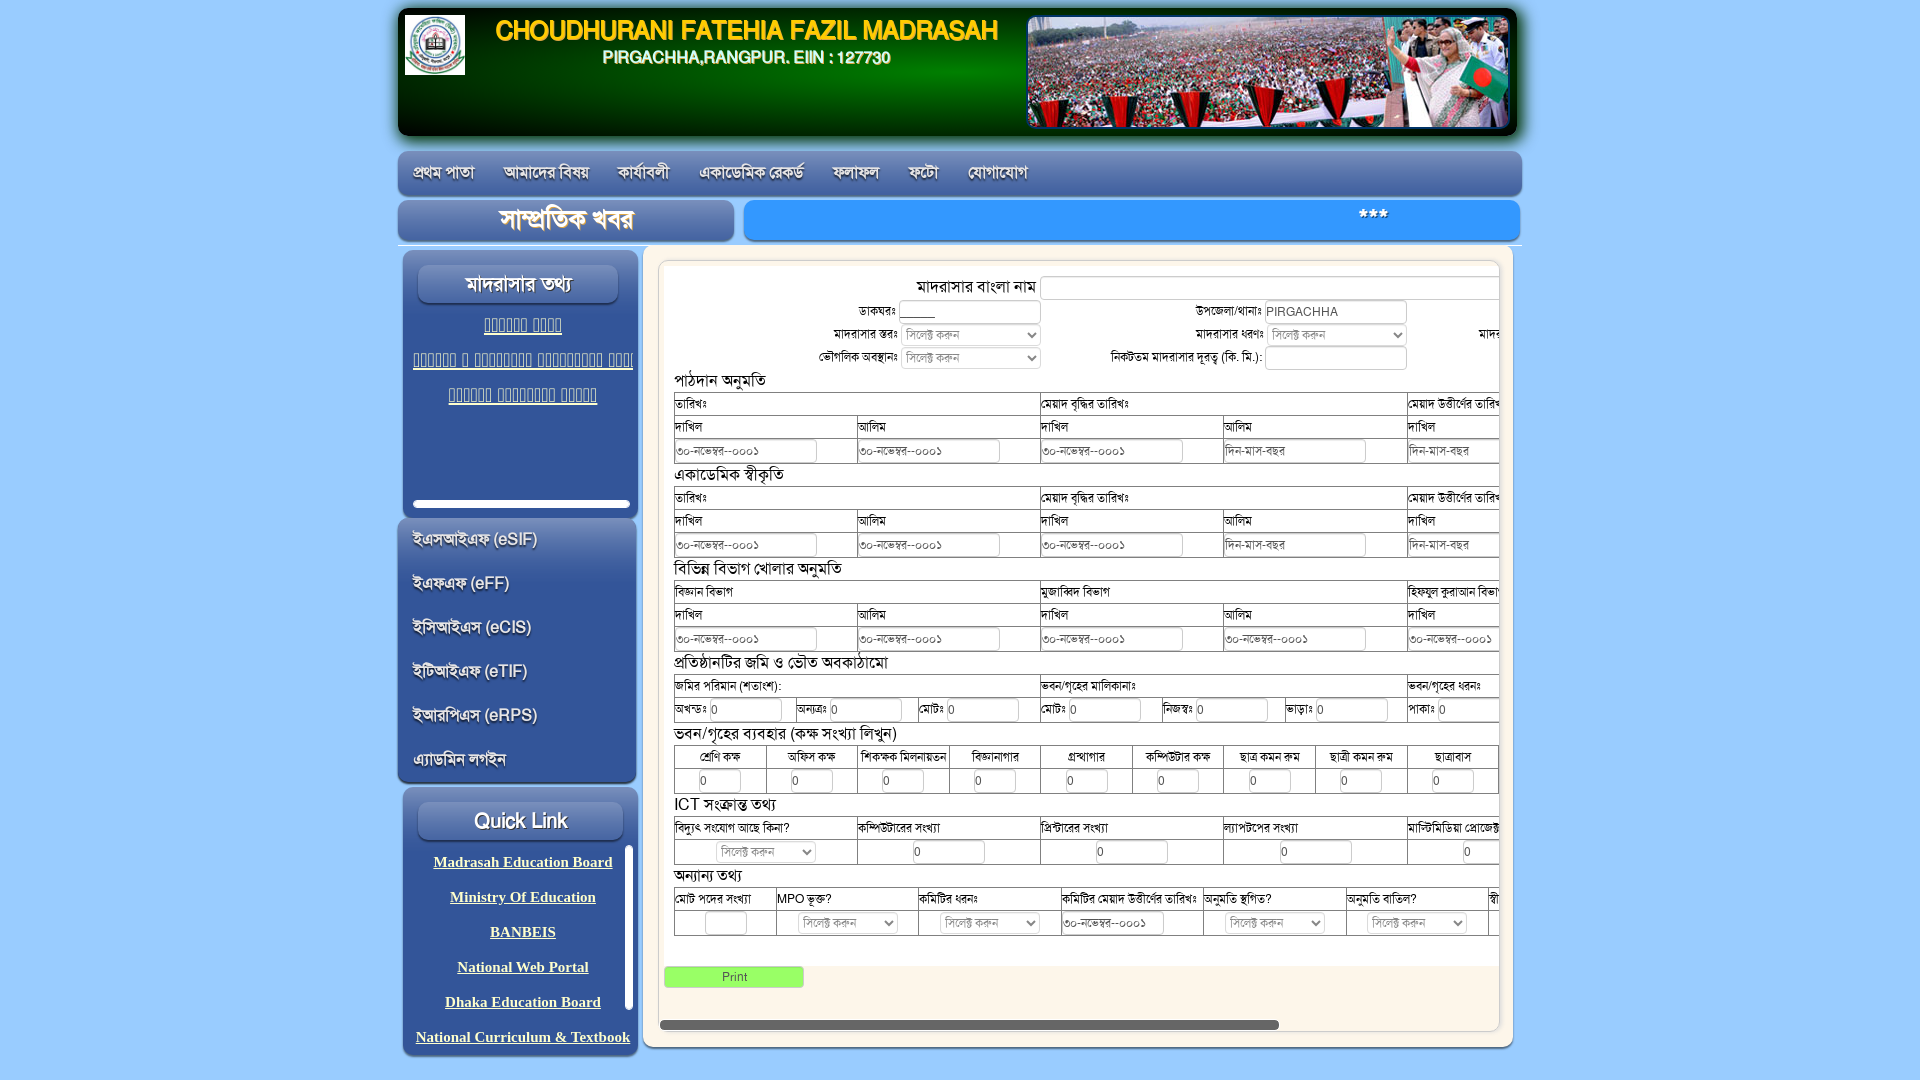  Describe the element at coordinates (523, 896) in the screenshot. I see `'Ministry Of Education'` at that location.